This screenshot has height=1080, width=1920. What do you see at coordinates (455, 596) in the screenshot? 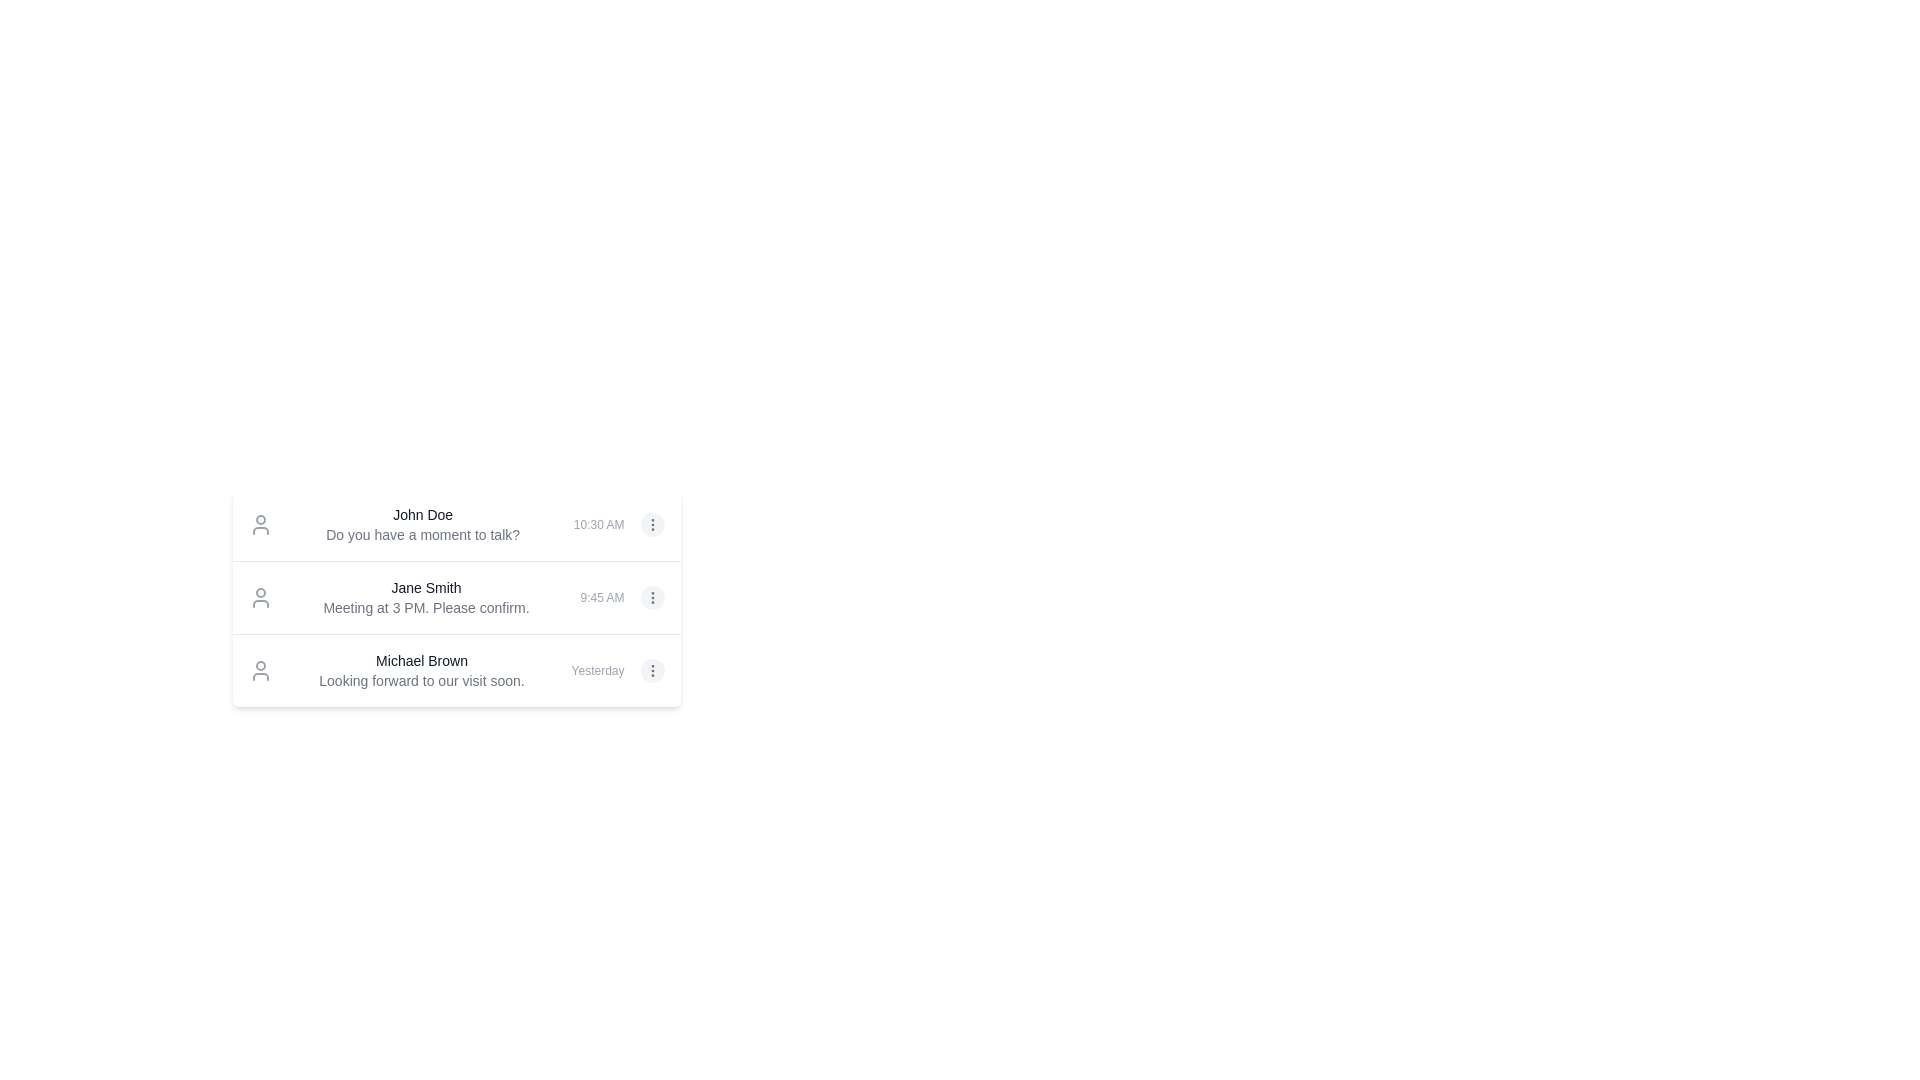
I see `the second message item in the list, which displays the sender's name, message preview, and time sent` at bounding box center [455, 596].